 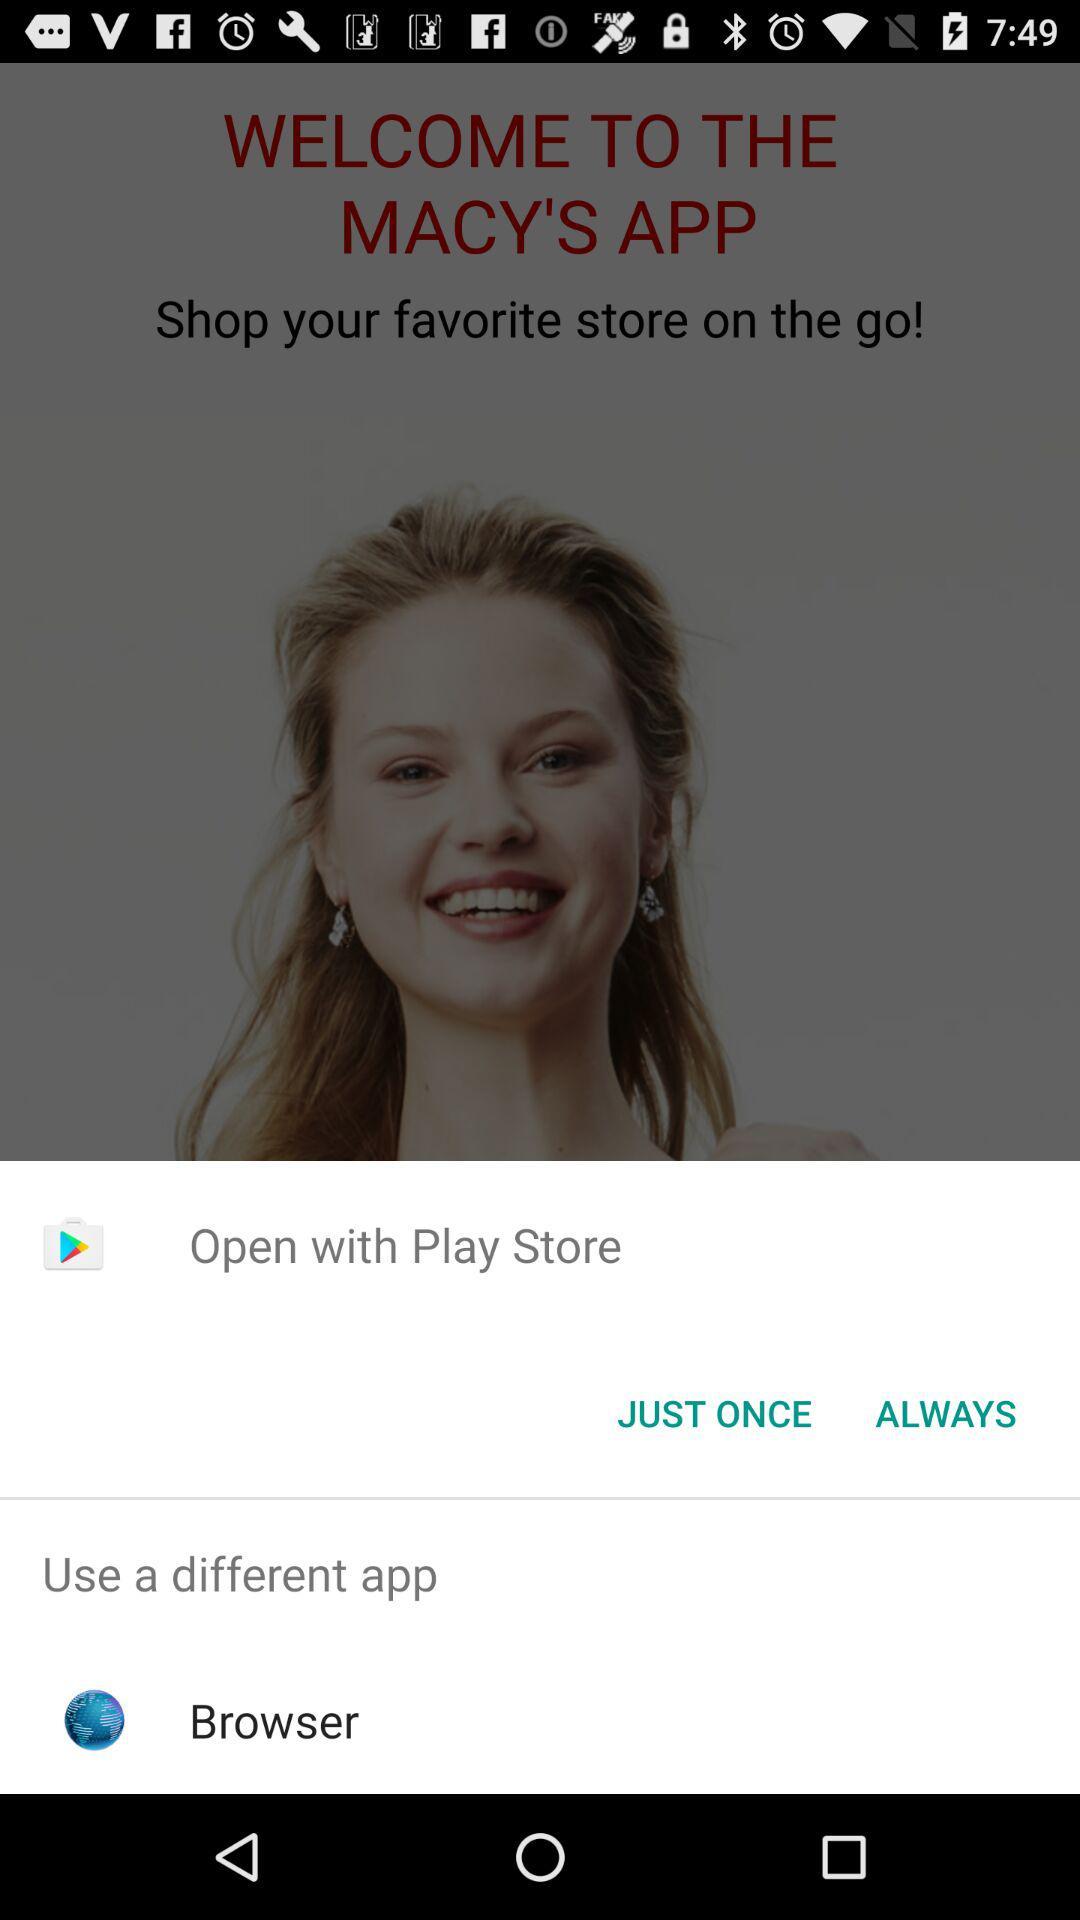 What do you see at coordinates (713, 1411) in the screenshot?
I see `just once icon` at bounding box center [713, 1411].